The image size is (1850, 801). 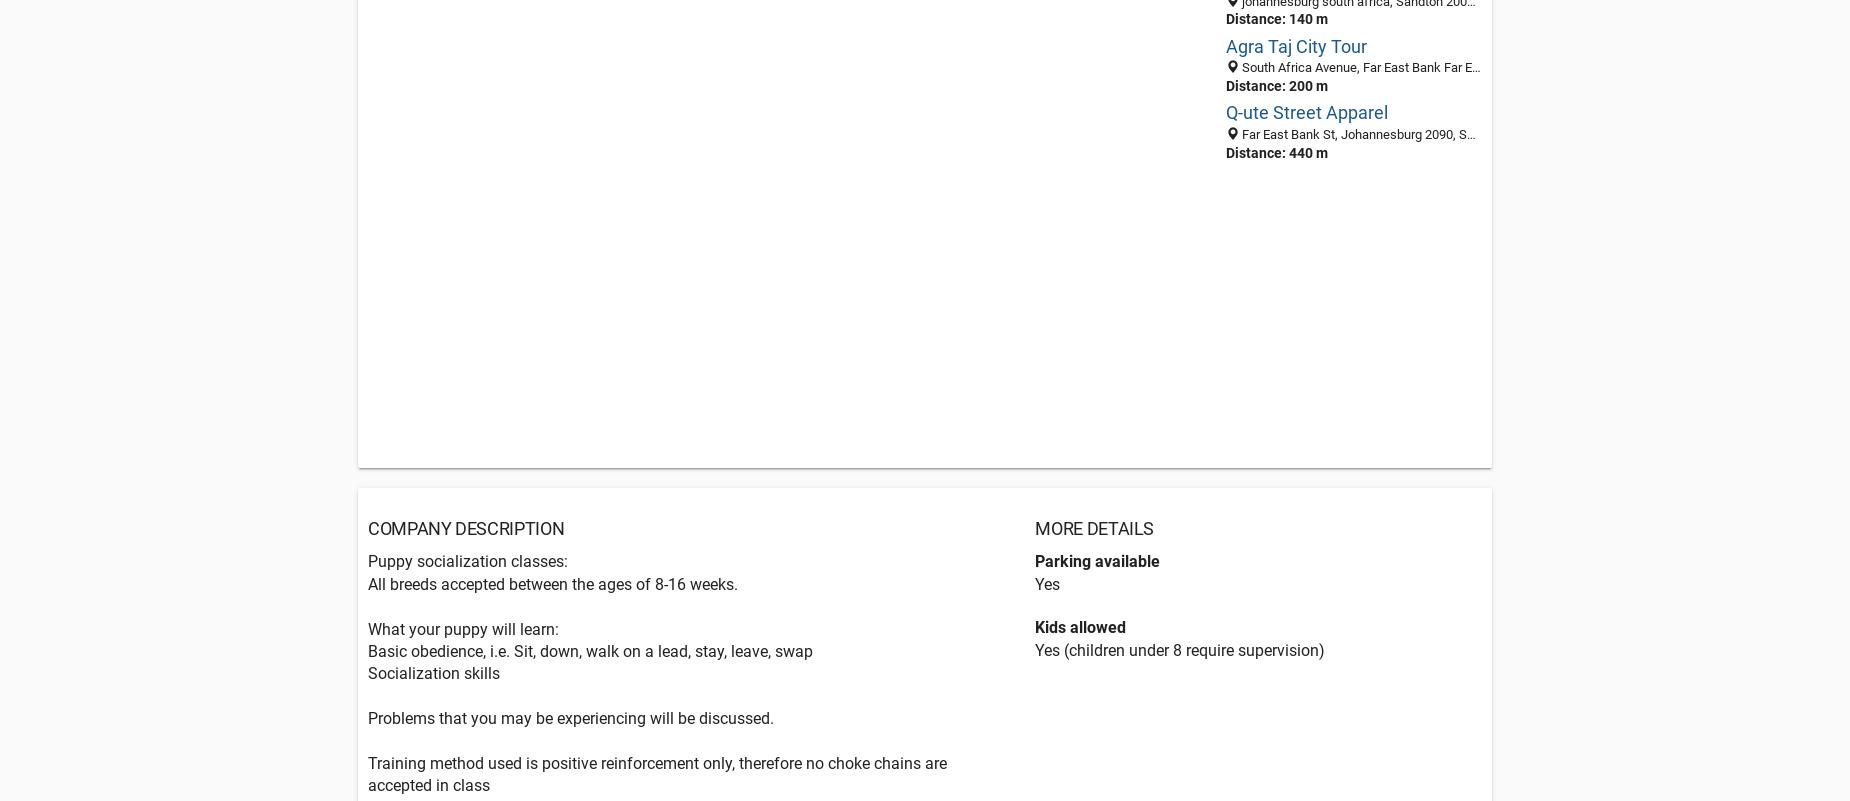 I want to click on 'Yes (children under 8 require supervision)', so click(x=1178, y=648).